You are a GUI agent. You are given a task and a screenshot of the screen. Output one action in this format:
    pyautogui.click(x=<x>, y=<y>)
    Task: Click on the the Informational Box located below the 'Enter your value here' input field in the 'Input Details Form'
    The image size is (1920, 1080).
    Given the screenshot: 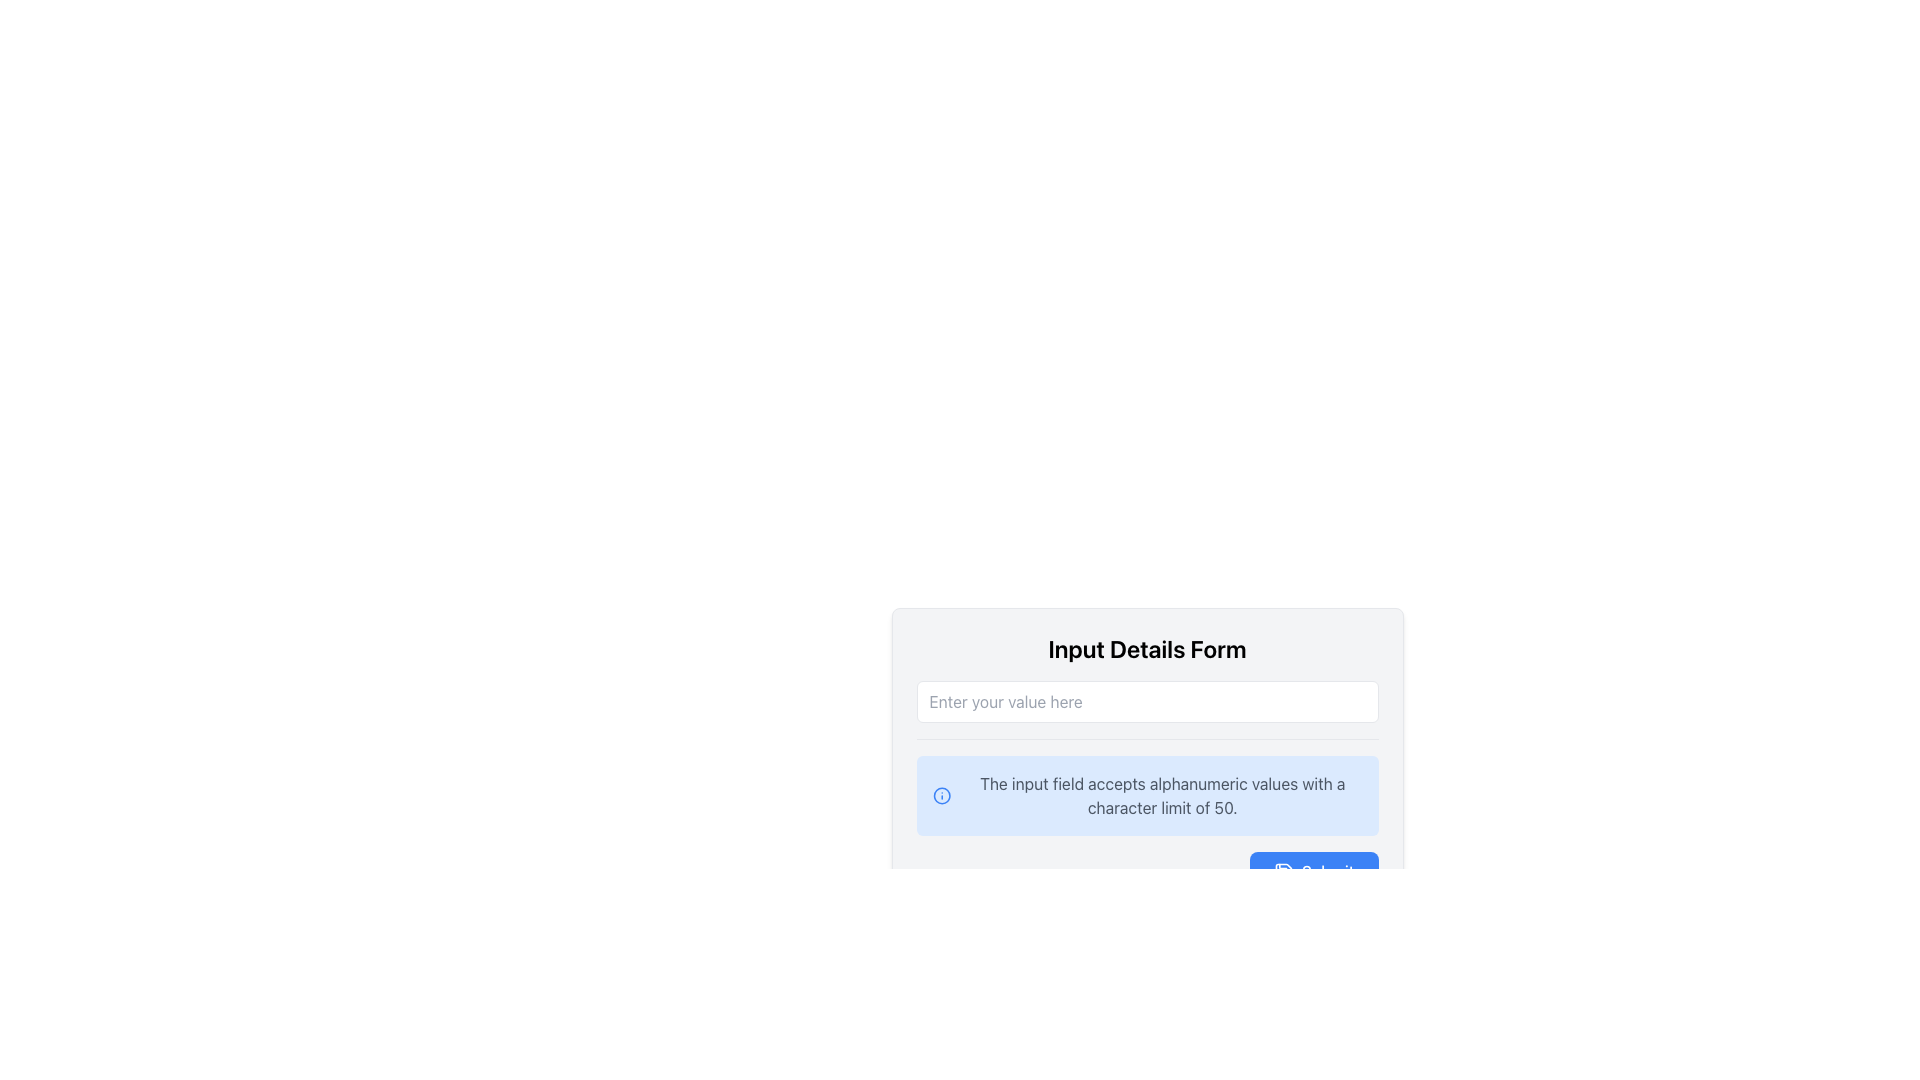 What is the action you would take?
    pyautogui.click(x=1147, y=785)
    